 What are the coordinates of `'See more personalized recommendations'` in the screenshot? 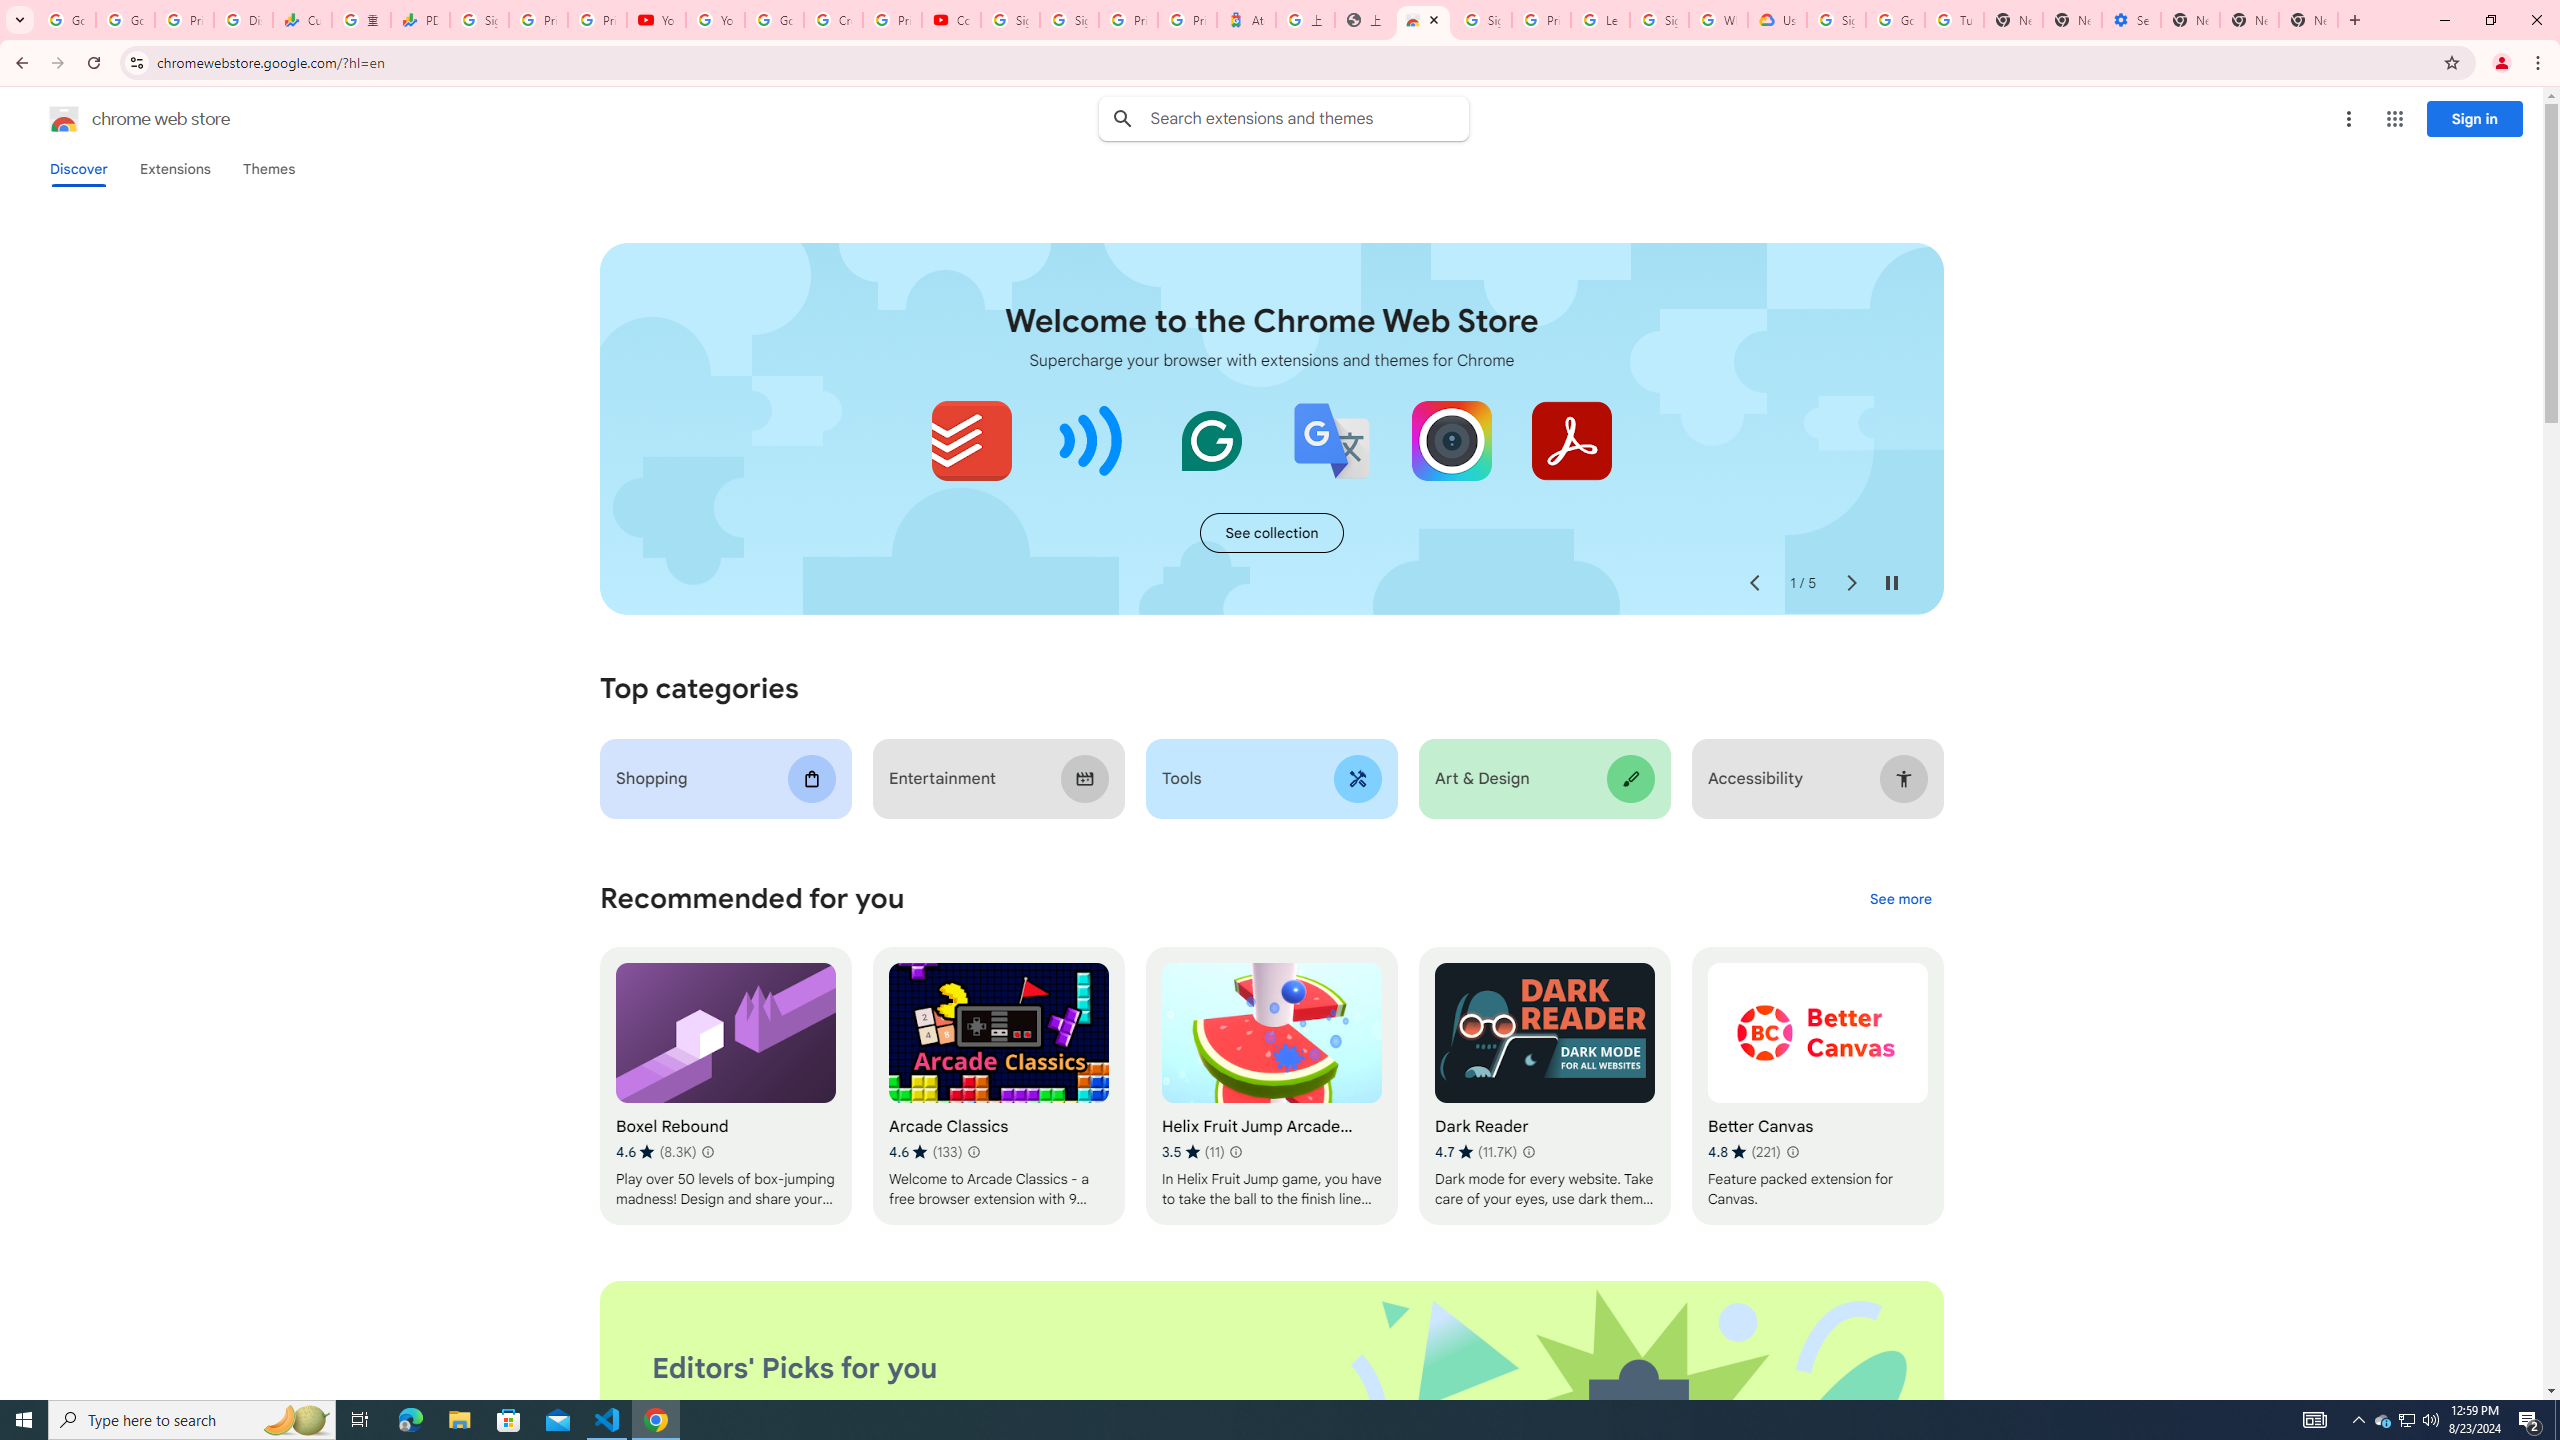 It's located at (1899, 900).